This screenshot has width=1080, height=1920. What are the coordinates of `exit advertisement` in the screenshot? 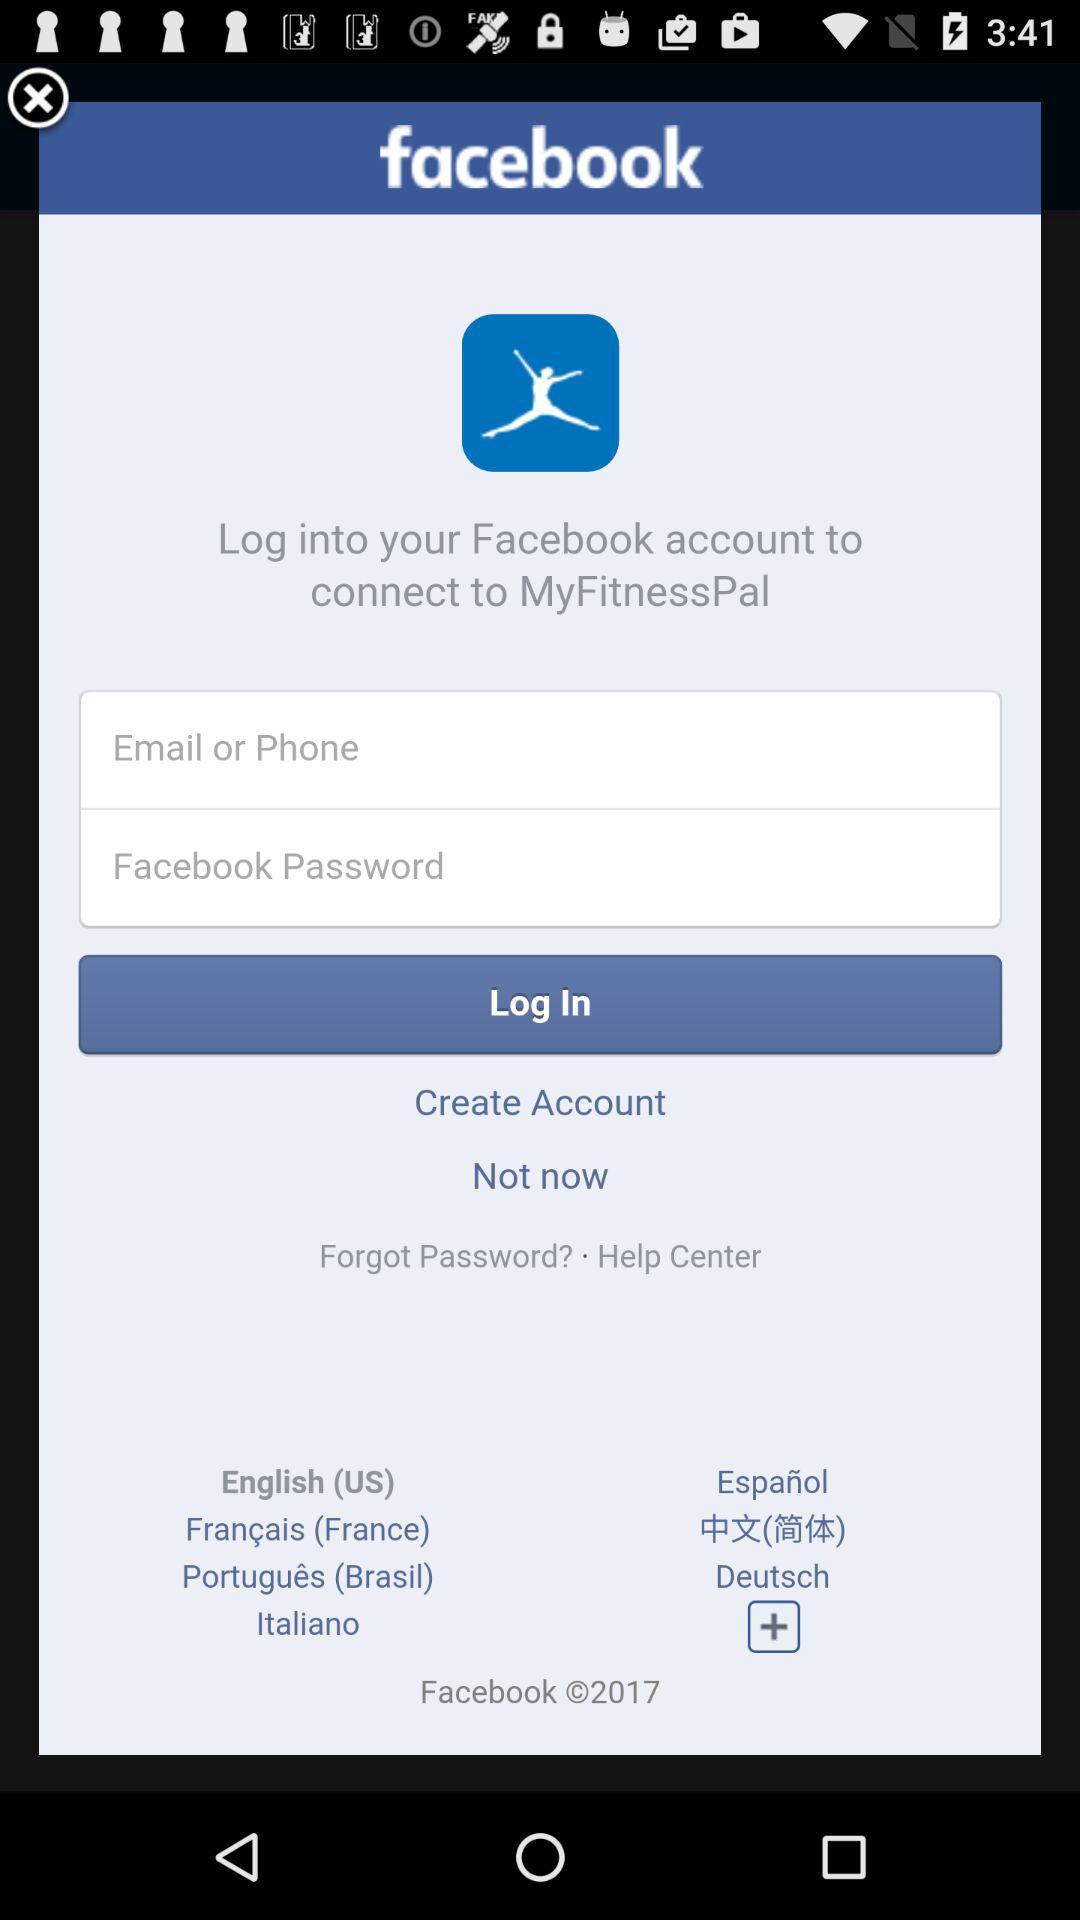 It's located at (38, 100).